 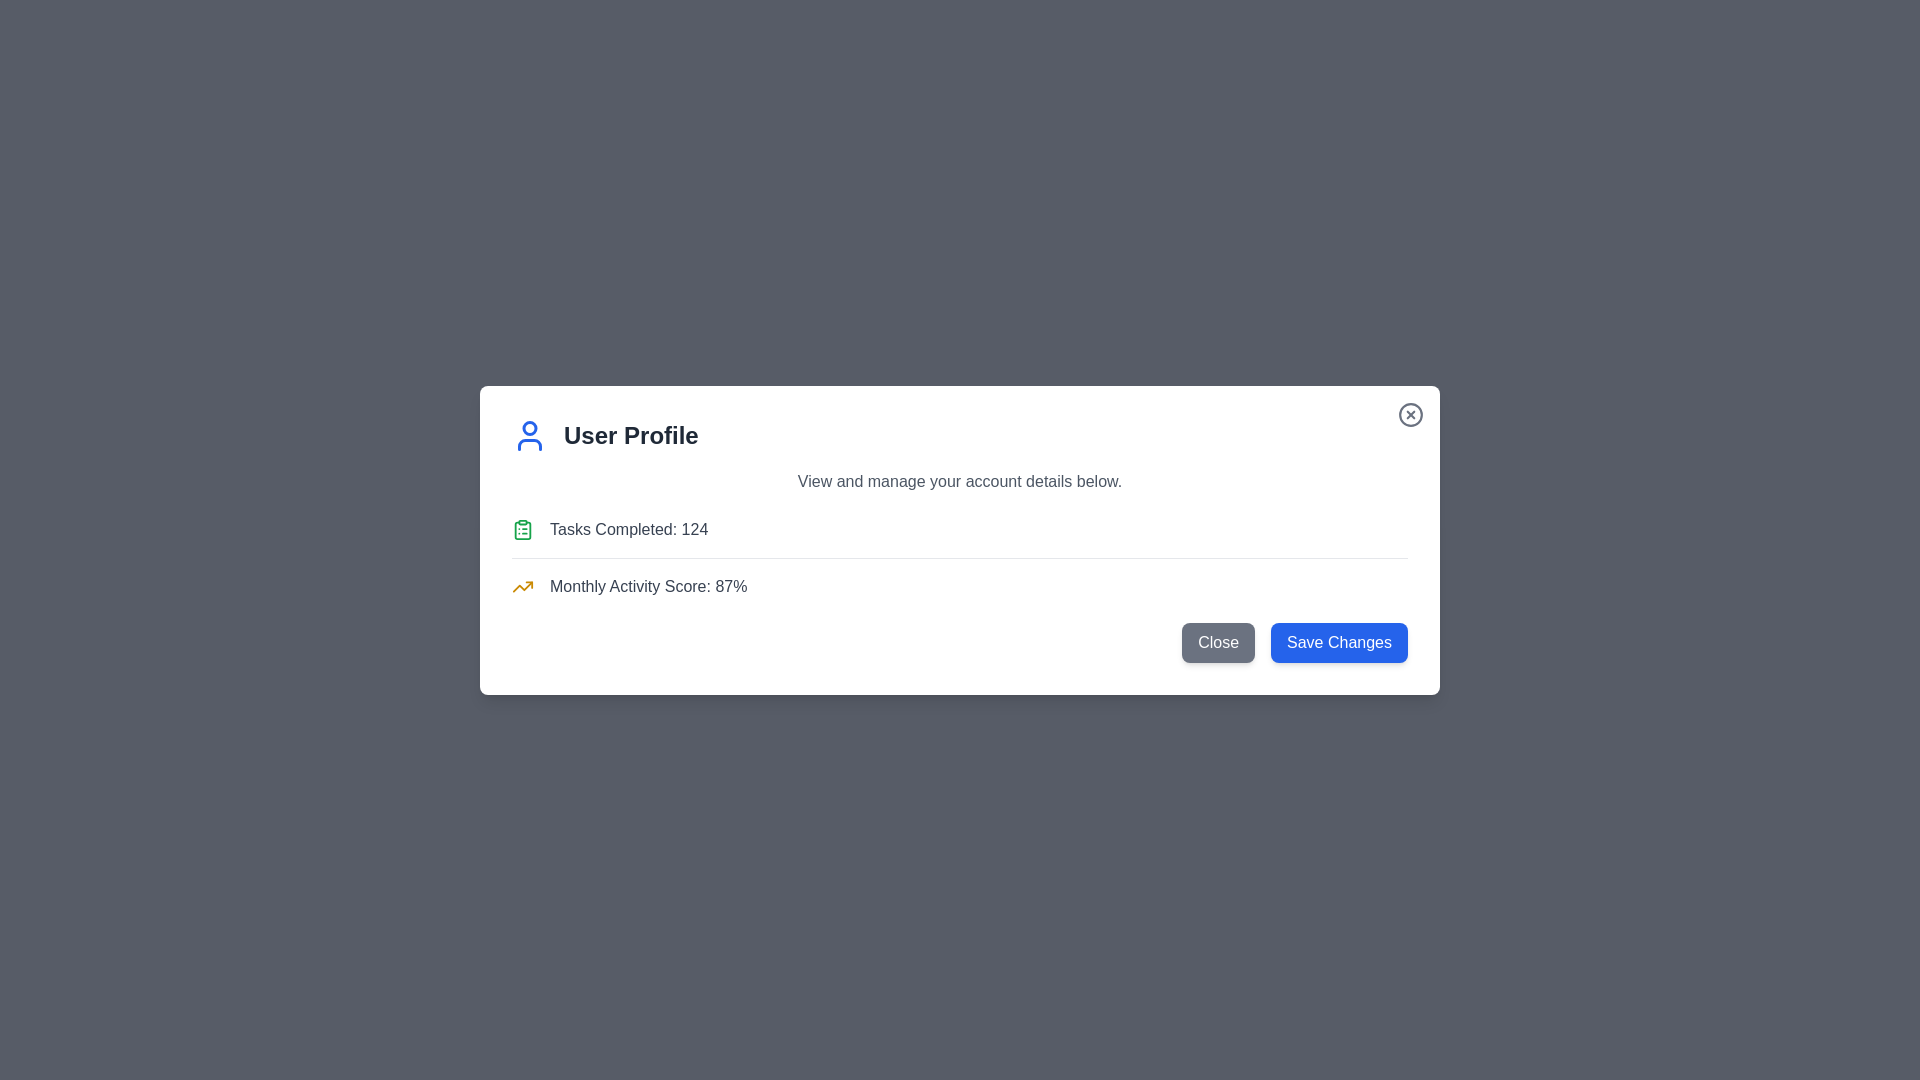 I want to click on the performance metric icon located to the left of the text 'Monthly Activity Score: 87%' in the user profile section, so click(x=523, y=585).